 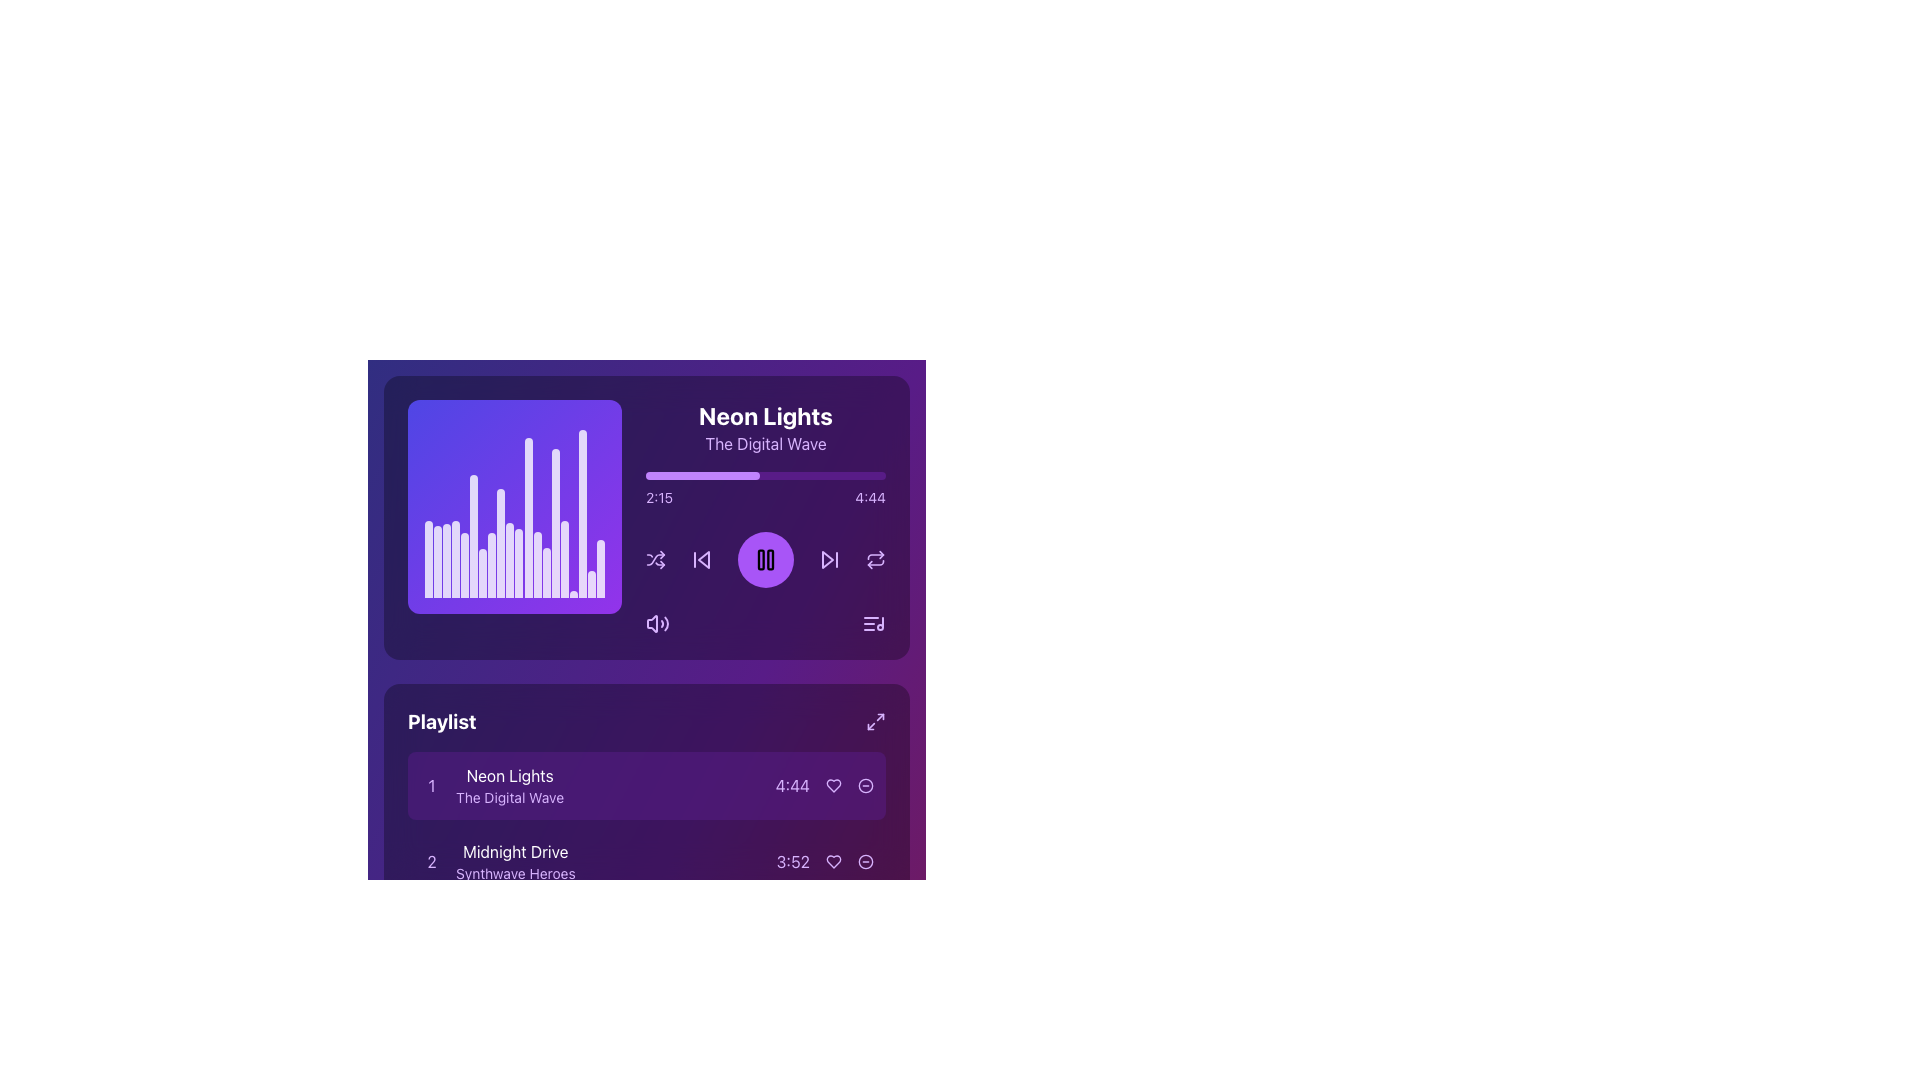 I want to click on the static text label that displays 'Playlist' in bold white font against a dark purple background, located at the upper-left area of the playlist panel, so click(x=441, y=721).